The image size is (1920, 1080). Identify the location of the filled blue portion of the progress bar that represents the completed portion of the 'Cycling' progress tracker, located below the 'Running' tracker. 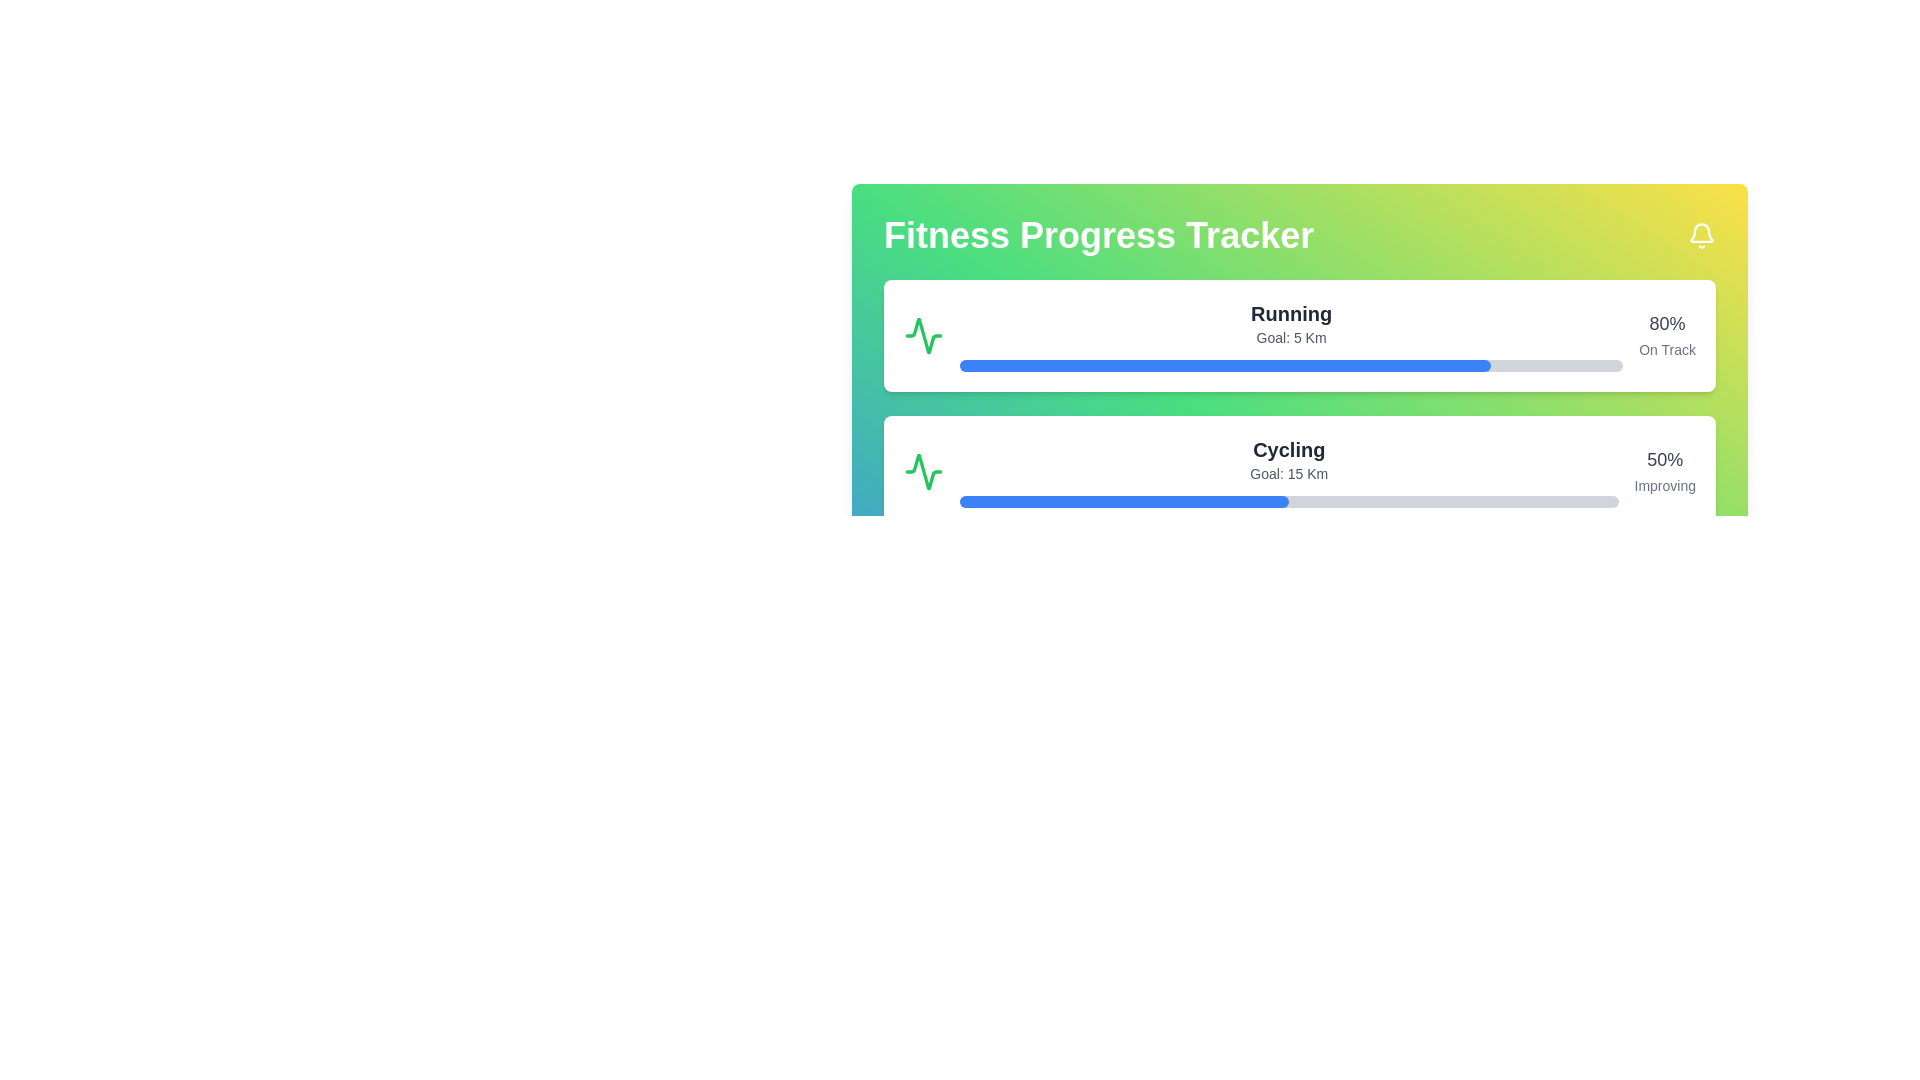
(1124, 500).